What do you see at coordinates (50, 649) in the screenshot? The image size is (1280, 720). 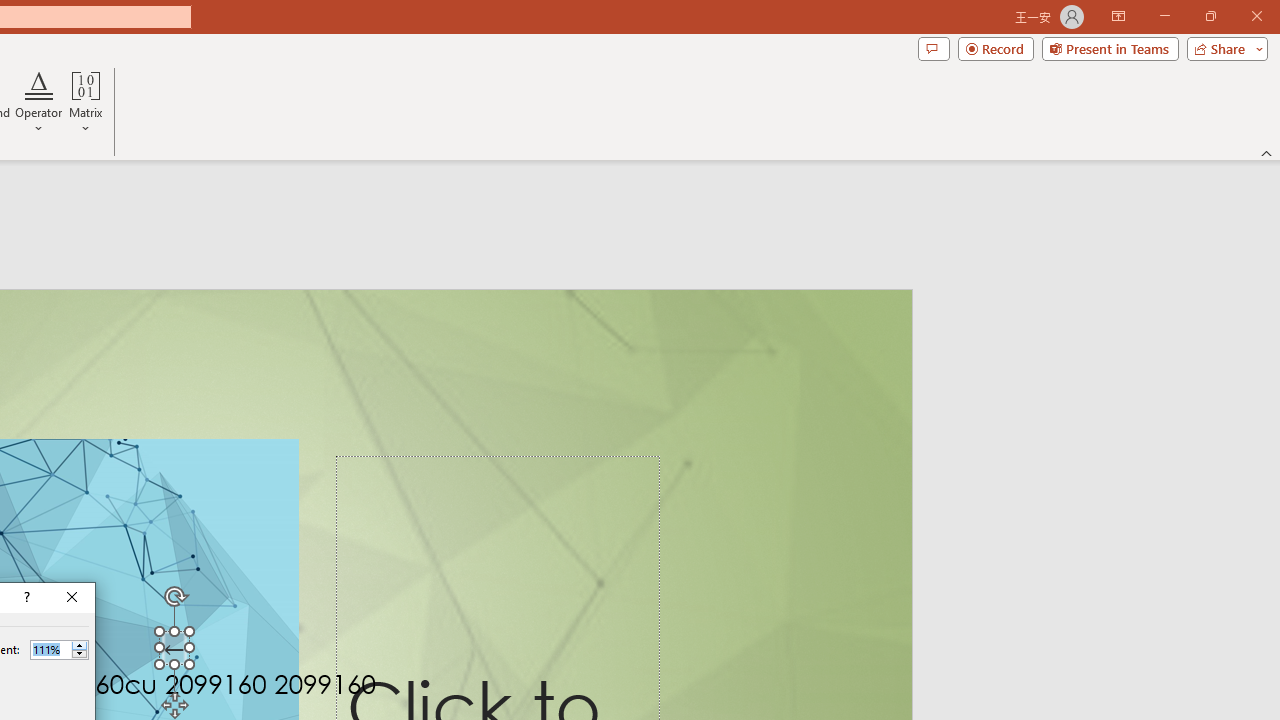 I see `'Percent'` at bounding box center [50, 649].